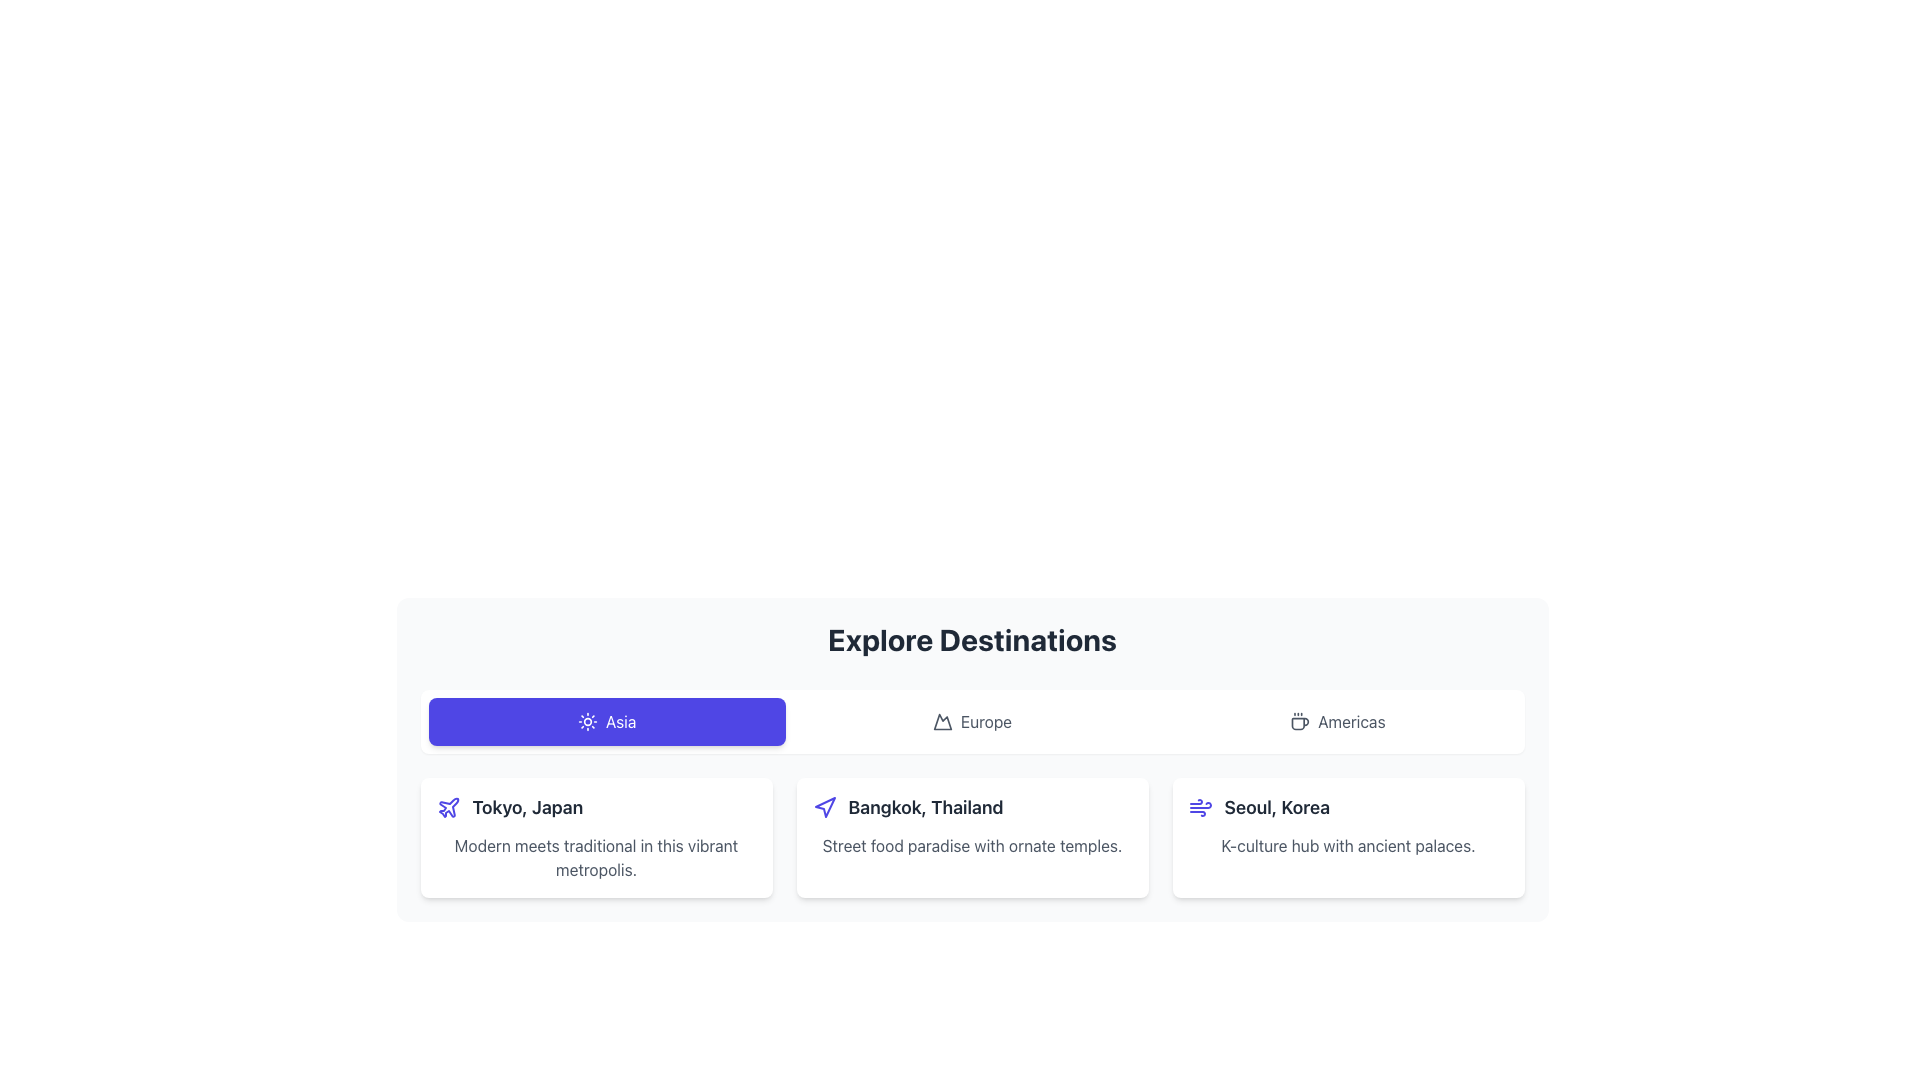  I want to click on the Icon component resembling a coffee cup's body within the SVG, so click(1300, 724).